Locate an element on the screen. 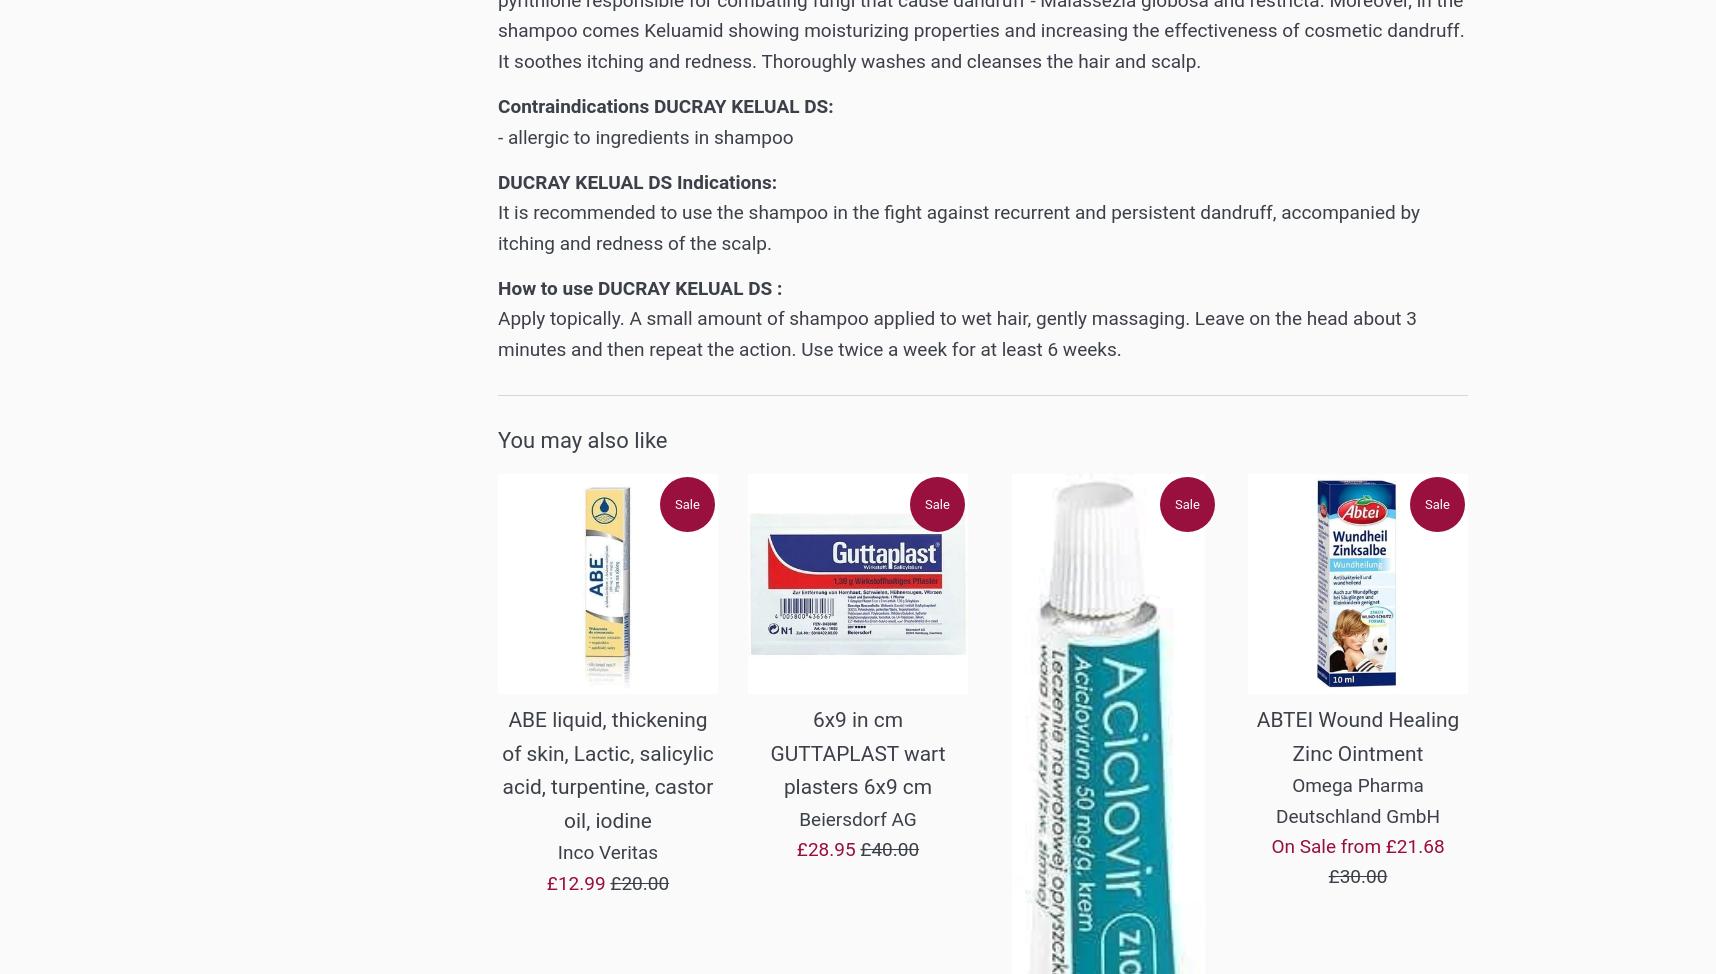 This screenshot has height=974, width=1716. '- allergic to ingredients in shampoo' is located at coordinates (496, 135).